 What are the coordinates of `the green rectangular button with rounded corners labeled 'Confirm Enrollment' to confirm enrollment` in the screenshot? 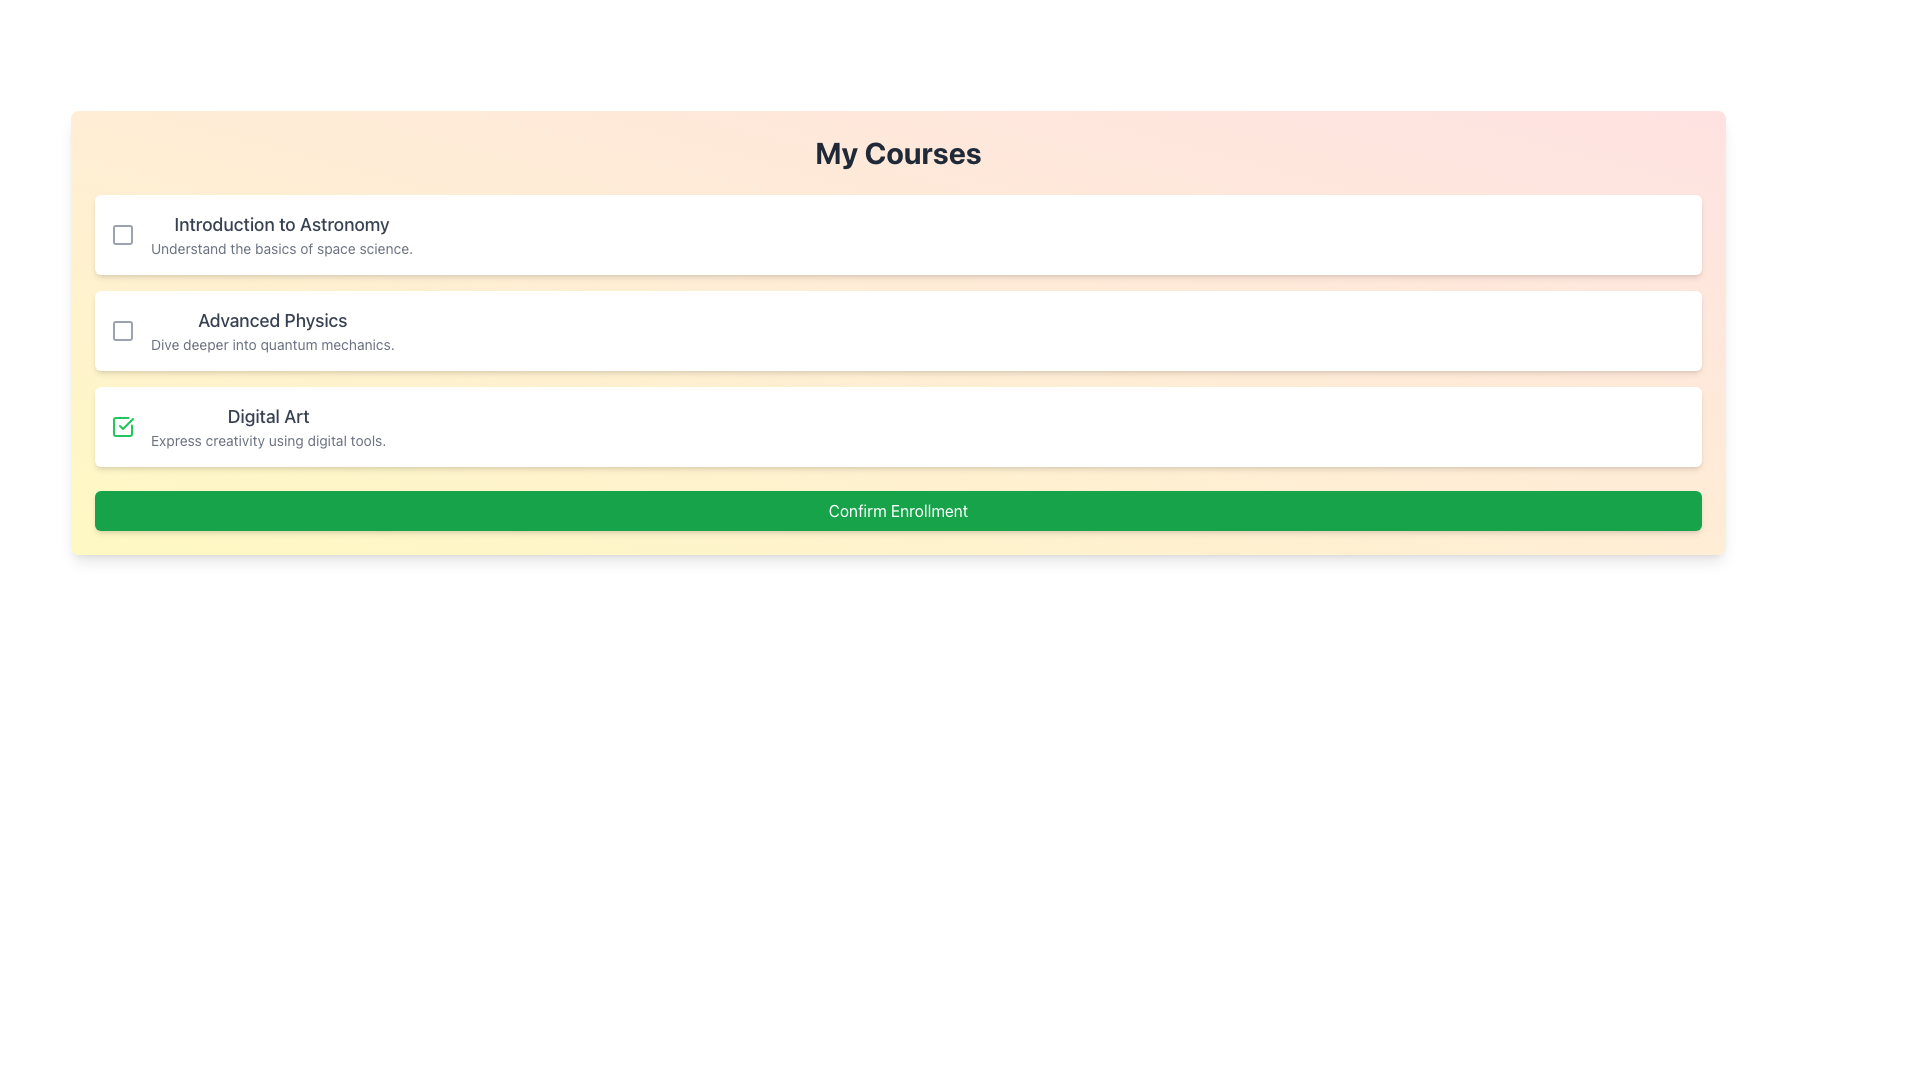 It's located at (897, 509).